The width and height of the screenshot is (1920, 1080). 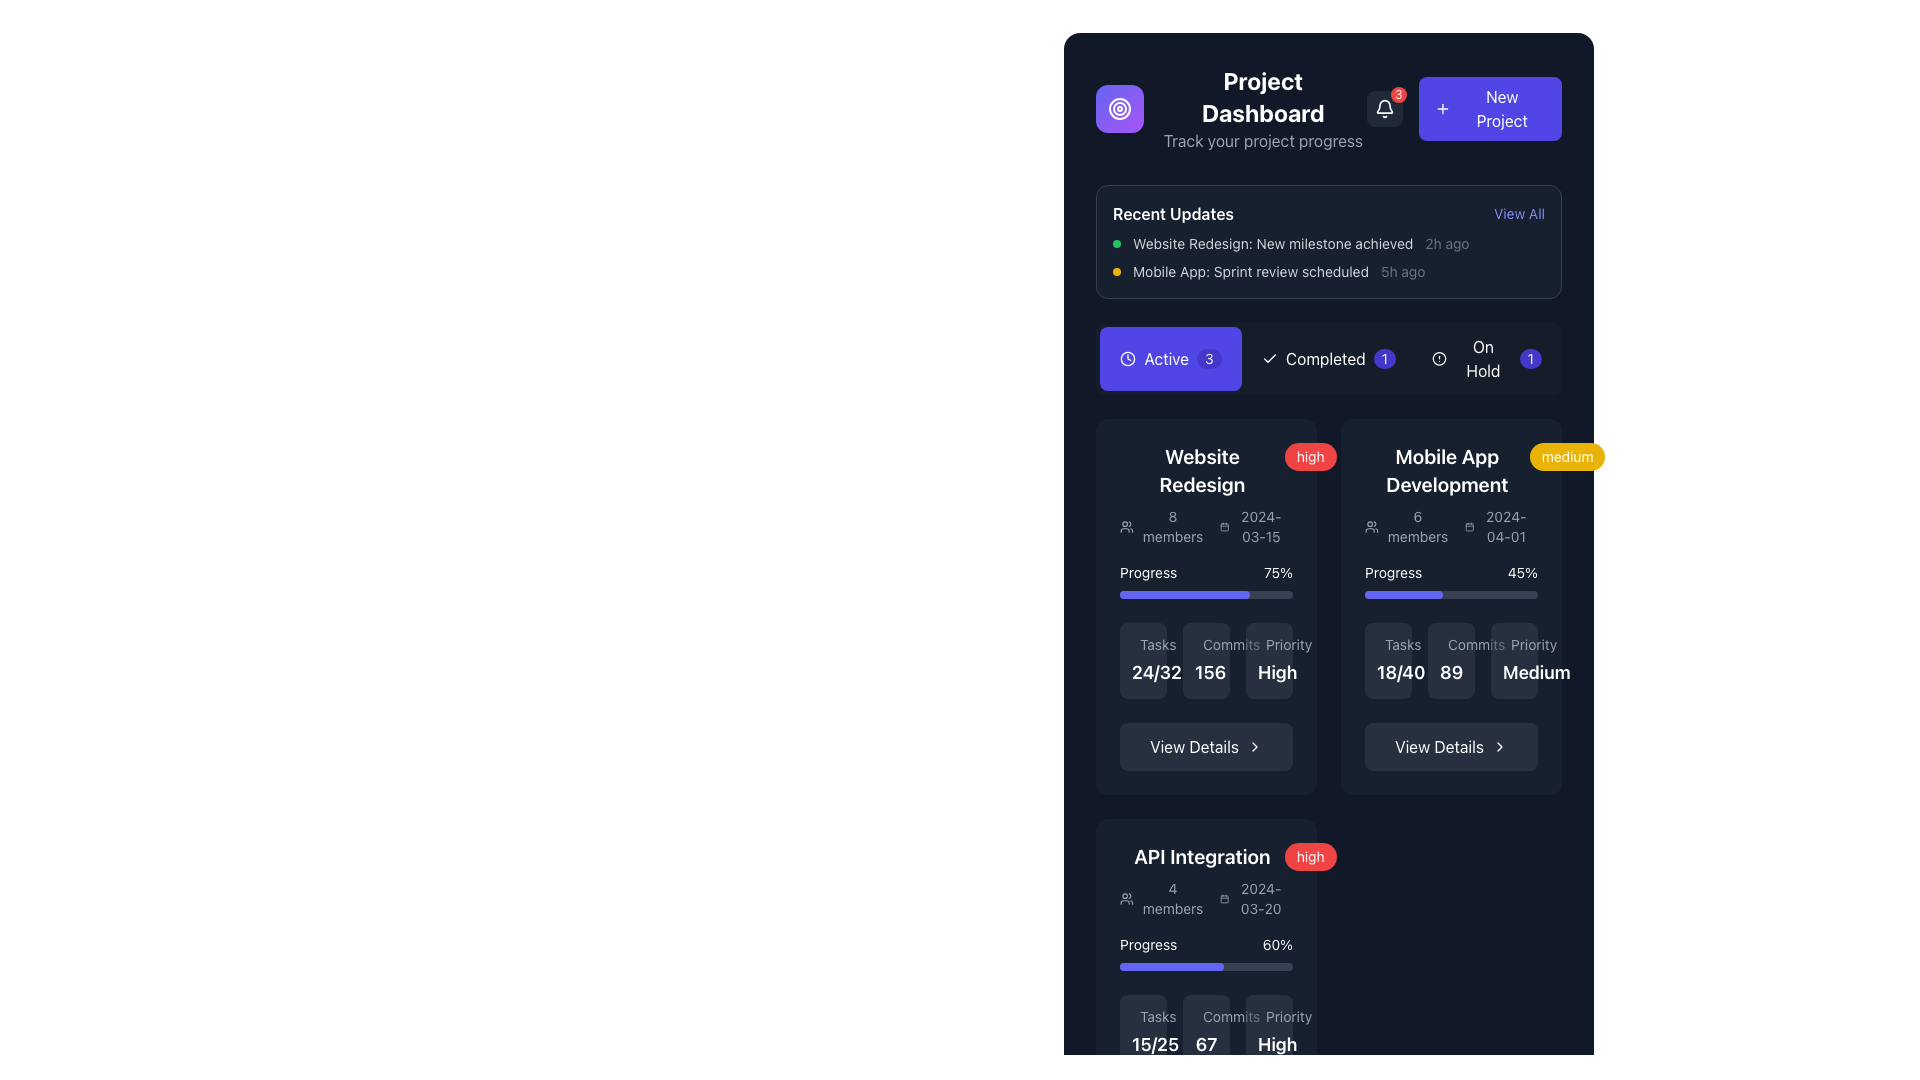 What do you see at coordinates (1205, 1017) in the screenshot?
I see `the label with icon that provides contextual information about the commits associated with the API Integration project by moving the cursor to its center point` at bounding box center [1205, 1017].